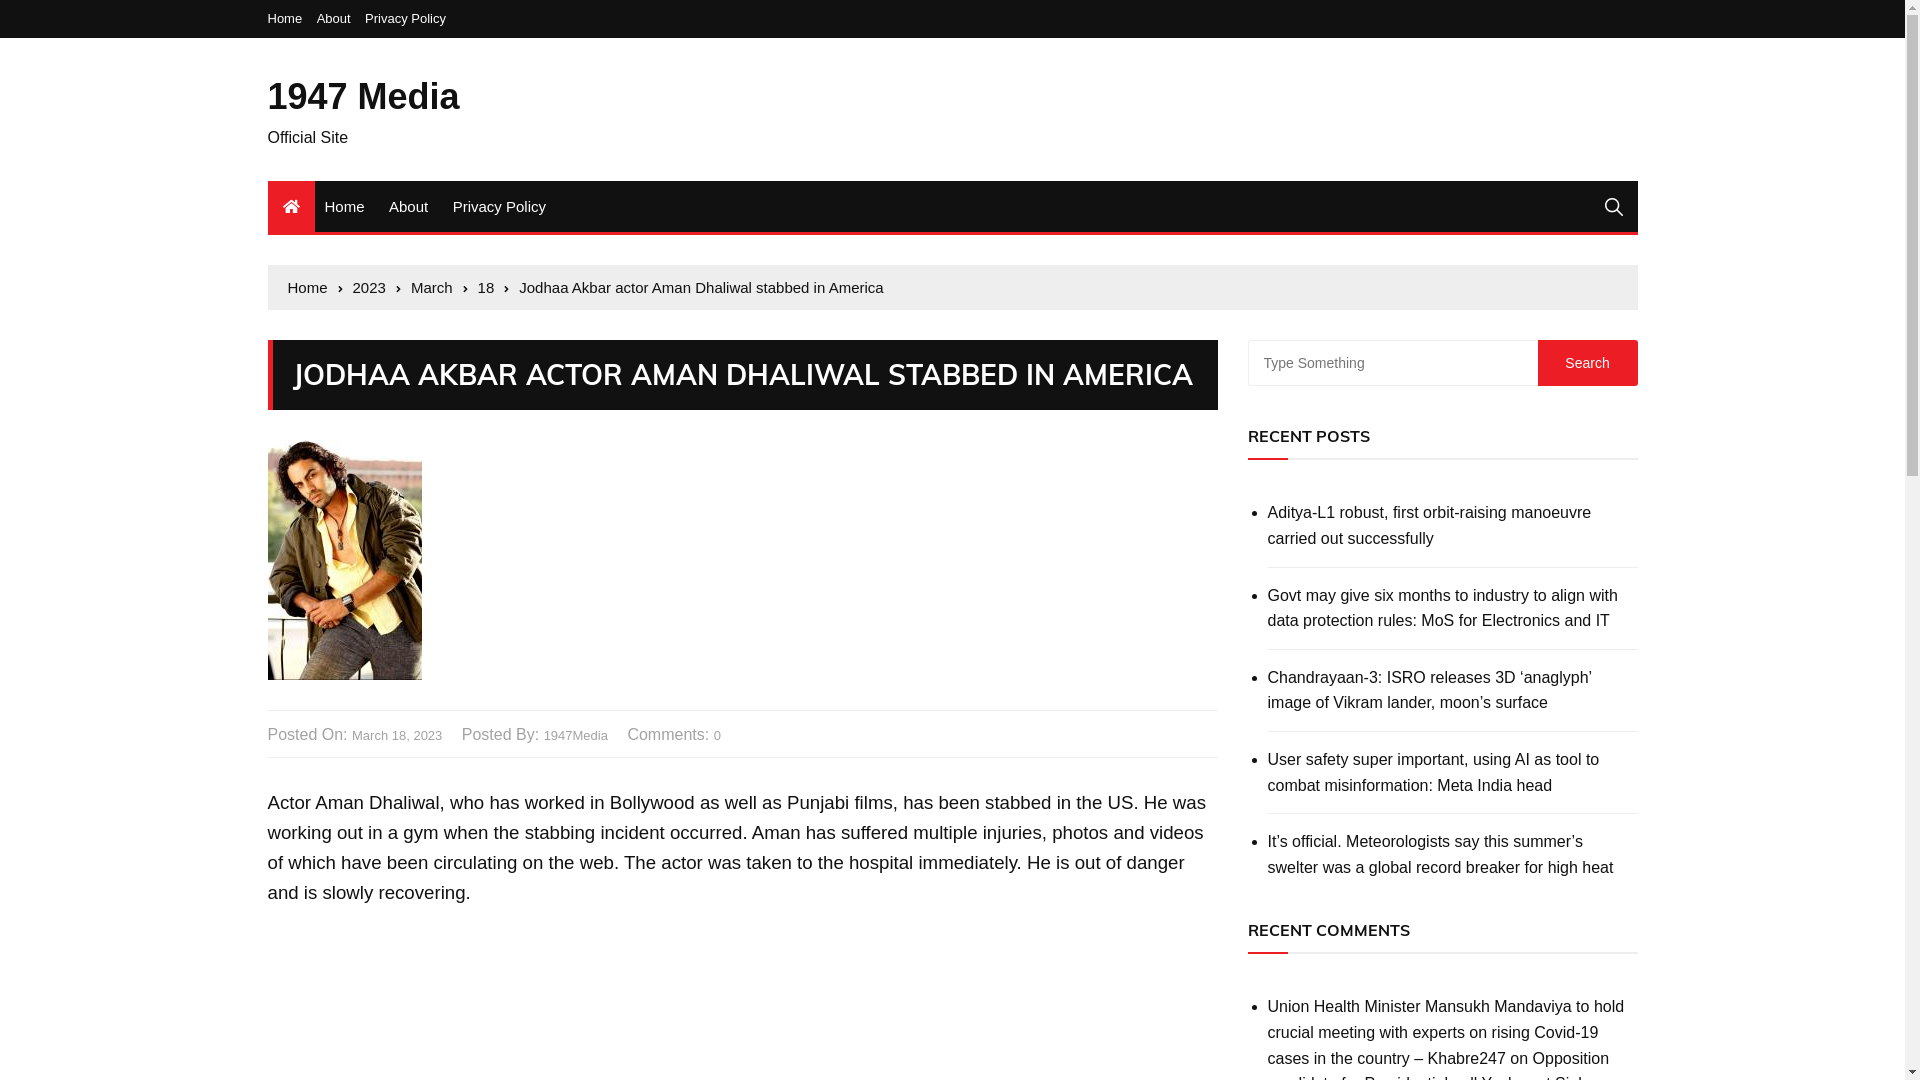 The image size is (1920, 1080). I want to click on 'Jodhaa Akbar actor Aman Dhaliwal stabbed in America', so click(700, 288).